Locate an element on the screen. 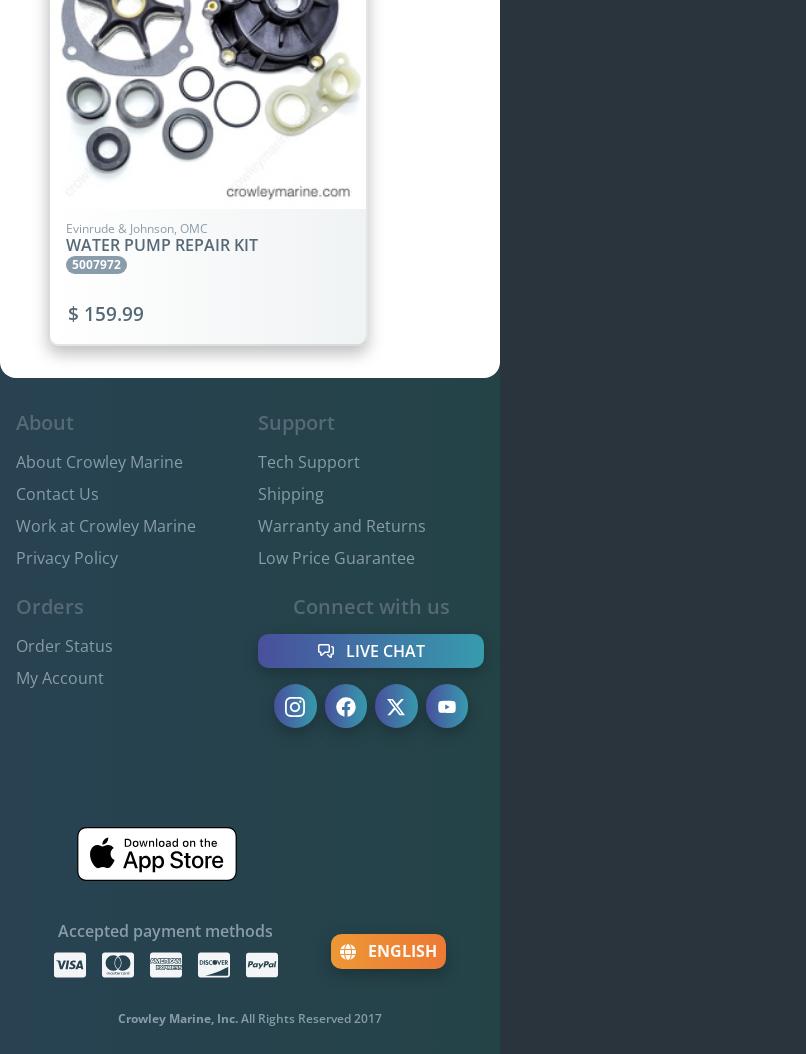 The height and width of the screenshot is (1054, 806). 'Low Price Guarantee' is located at coordinates (257, 557).